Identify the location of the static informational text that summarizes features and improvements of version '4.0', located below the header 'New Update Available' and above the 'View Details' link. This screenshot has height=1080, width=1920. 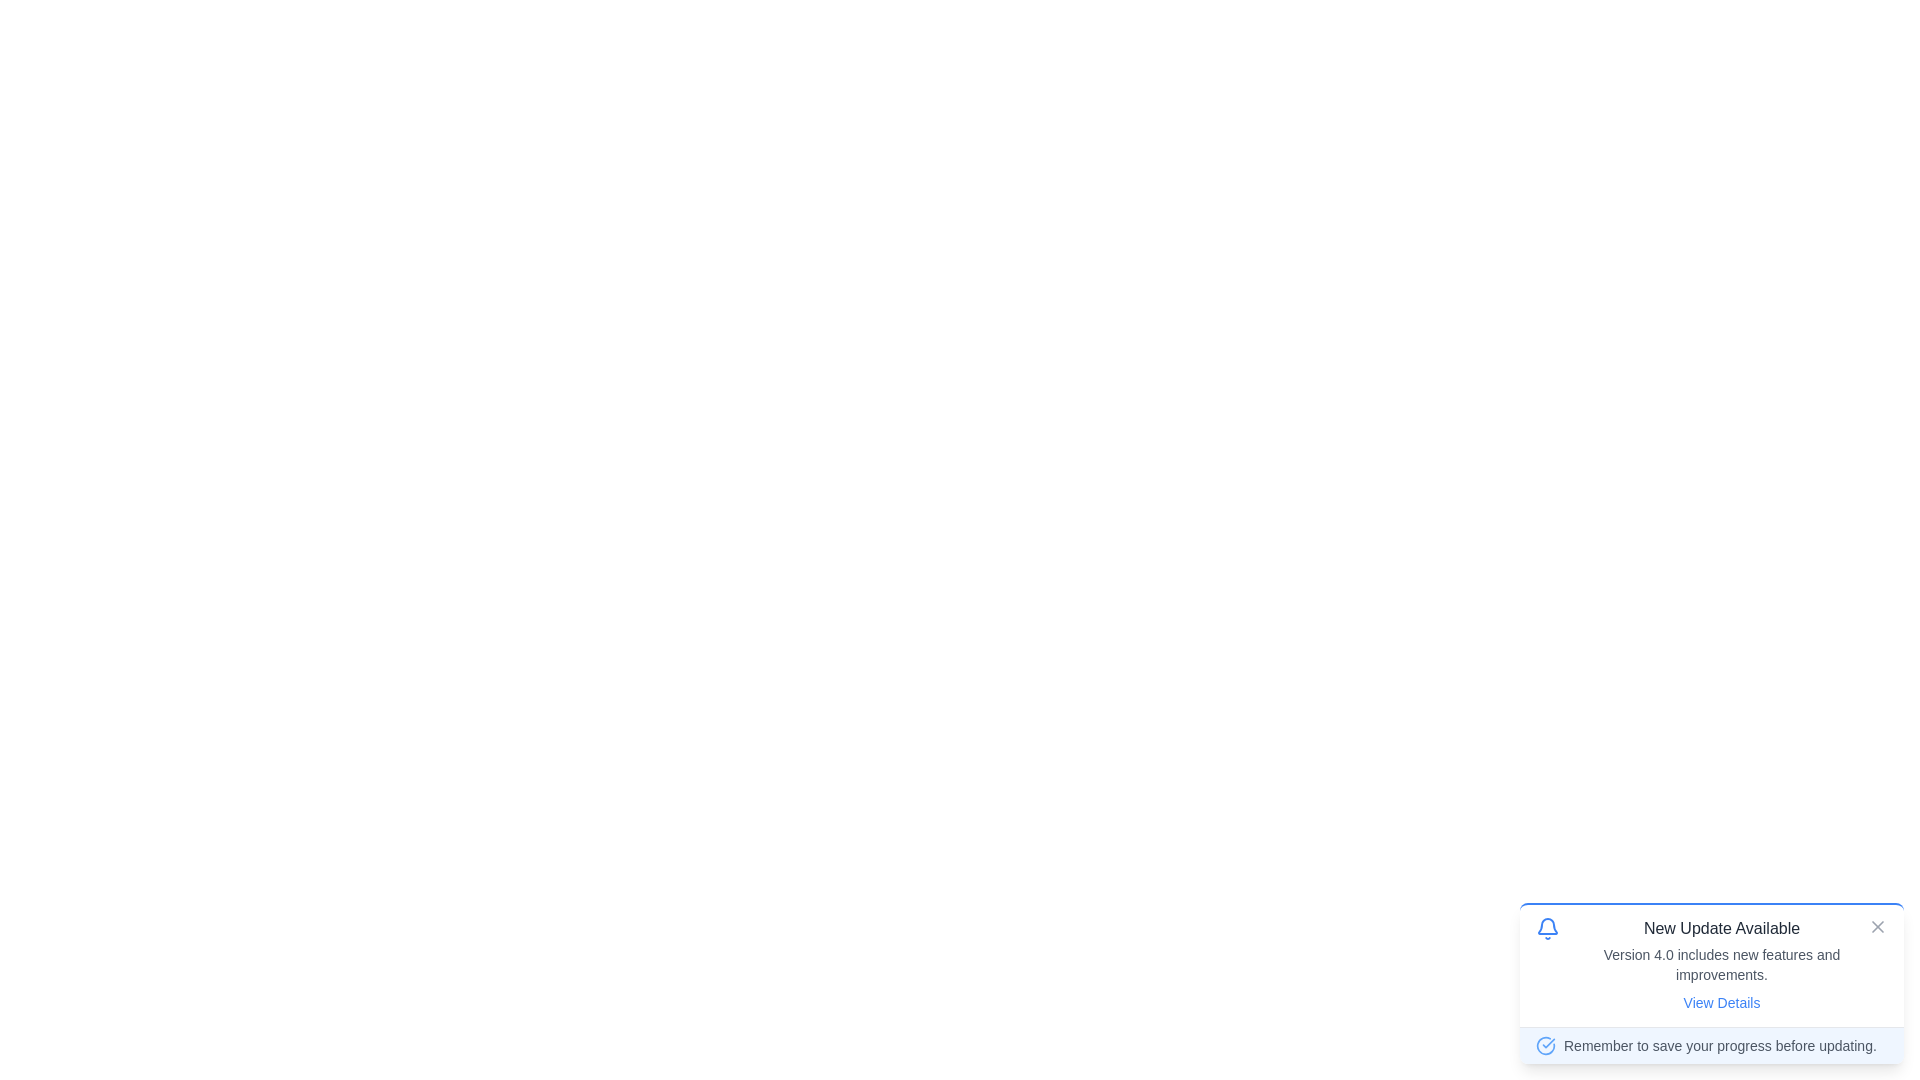
(1721, 963).